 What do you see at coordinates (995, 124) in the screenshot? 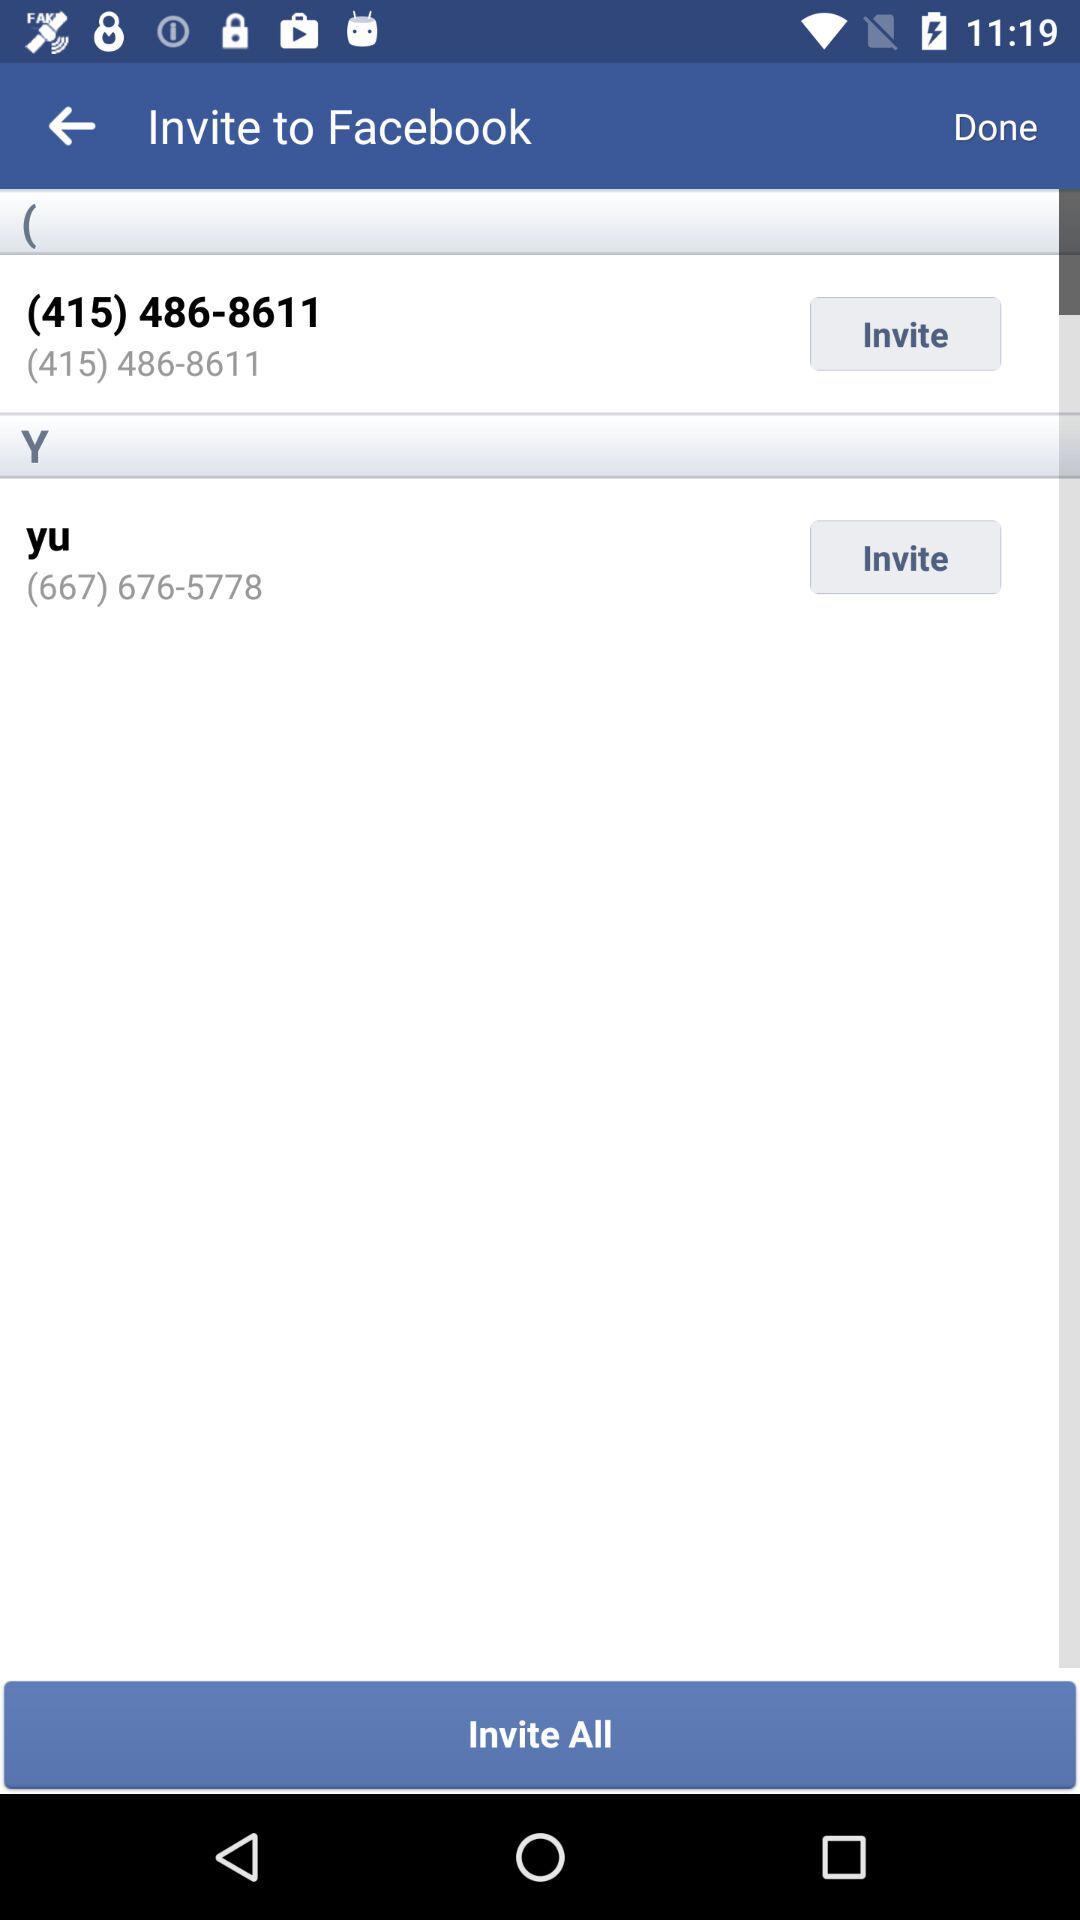
I see `item above the ( icon` at bounding box center [995, 124].